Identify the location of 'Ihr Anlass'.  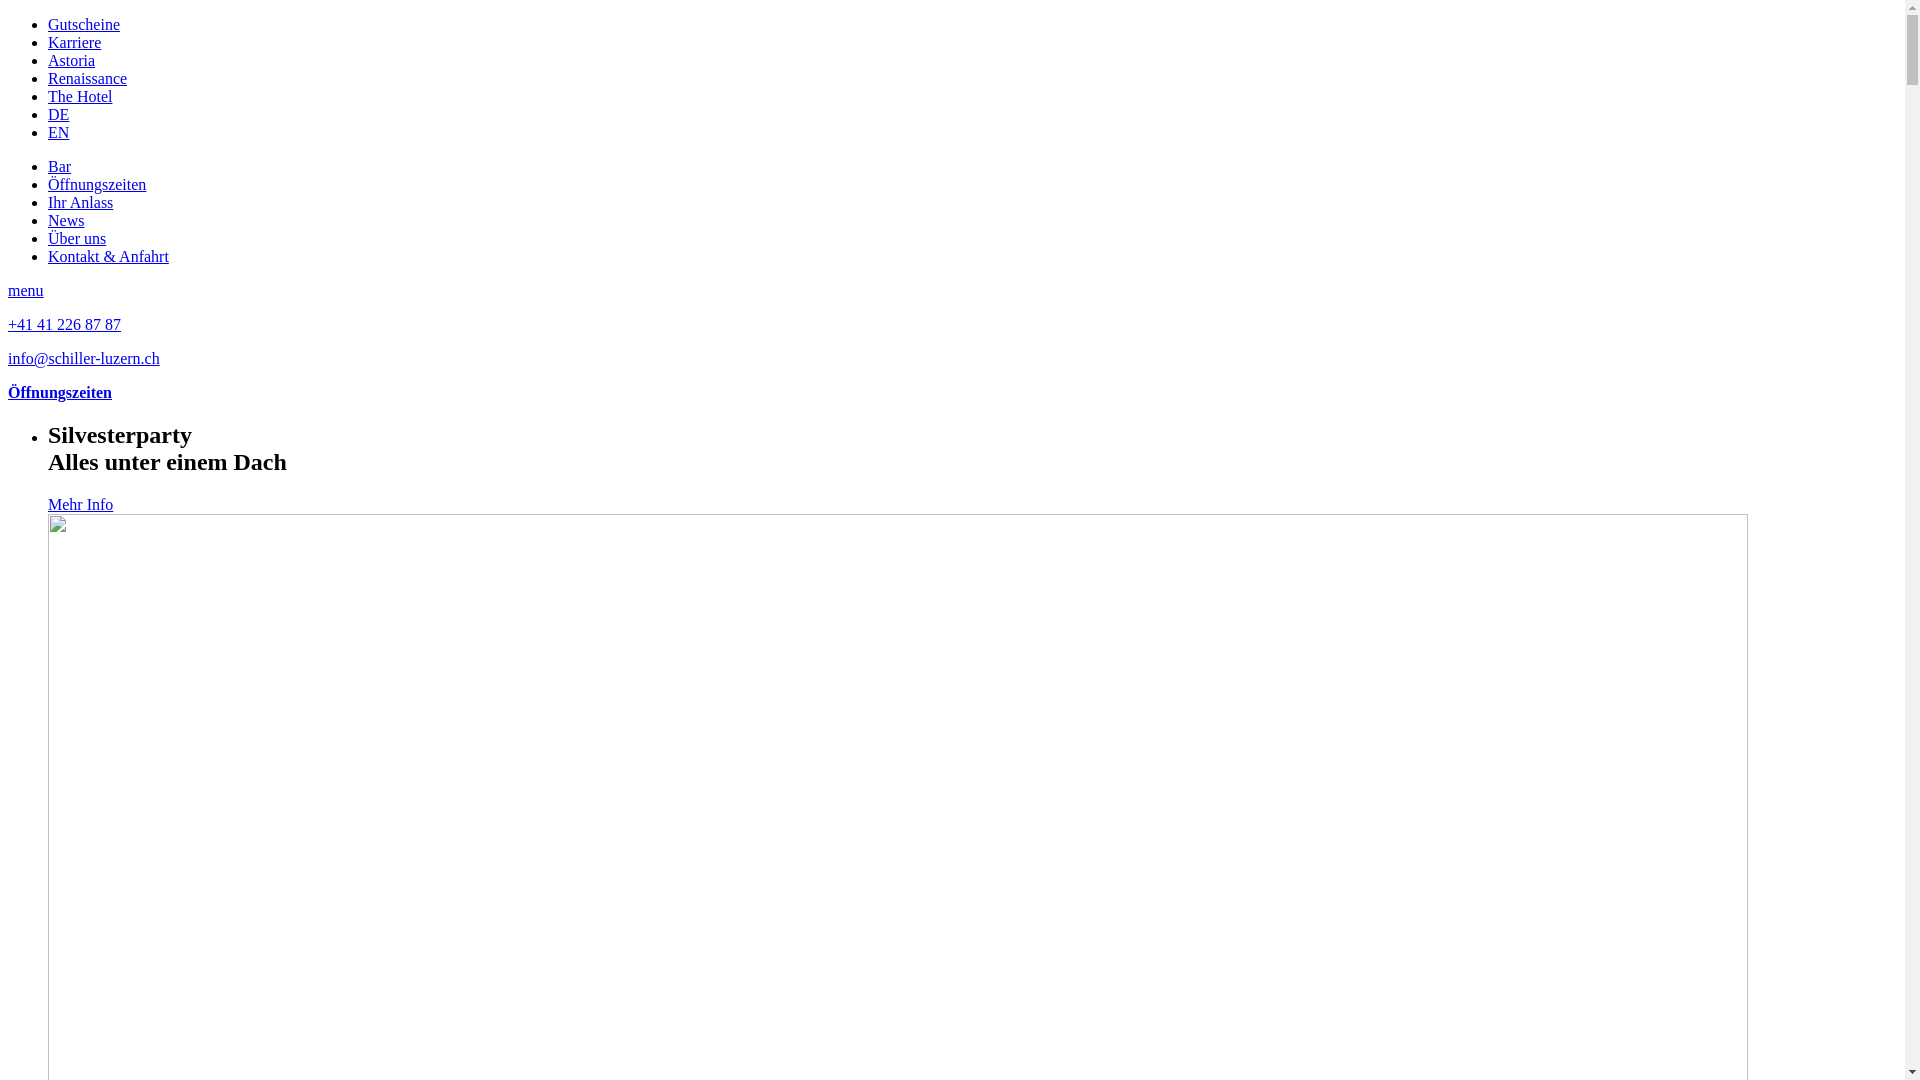
(80, 202).